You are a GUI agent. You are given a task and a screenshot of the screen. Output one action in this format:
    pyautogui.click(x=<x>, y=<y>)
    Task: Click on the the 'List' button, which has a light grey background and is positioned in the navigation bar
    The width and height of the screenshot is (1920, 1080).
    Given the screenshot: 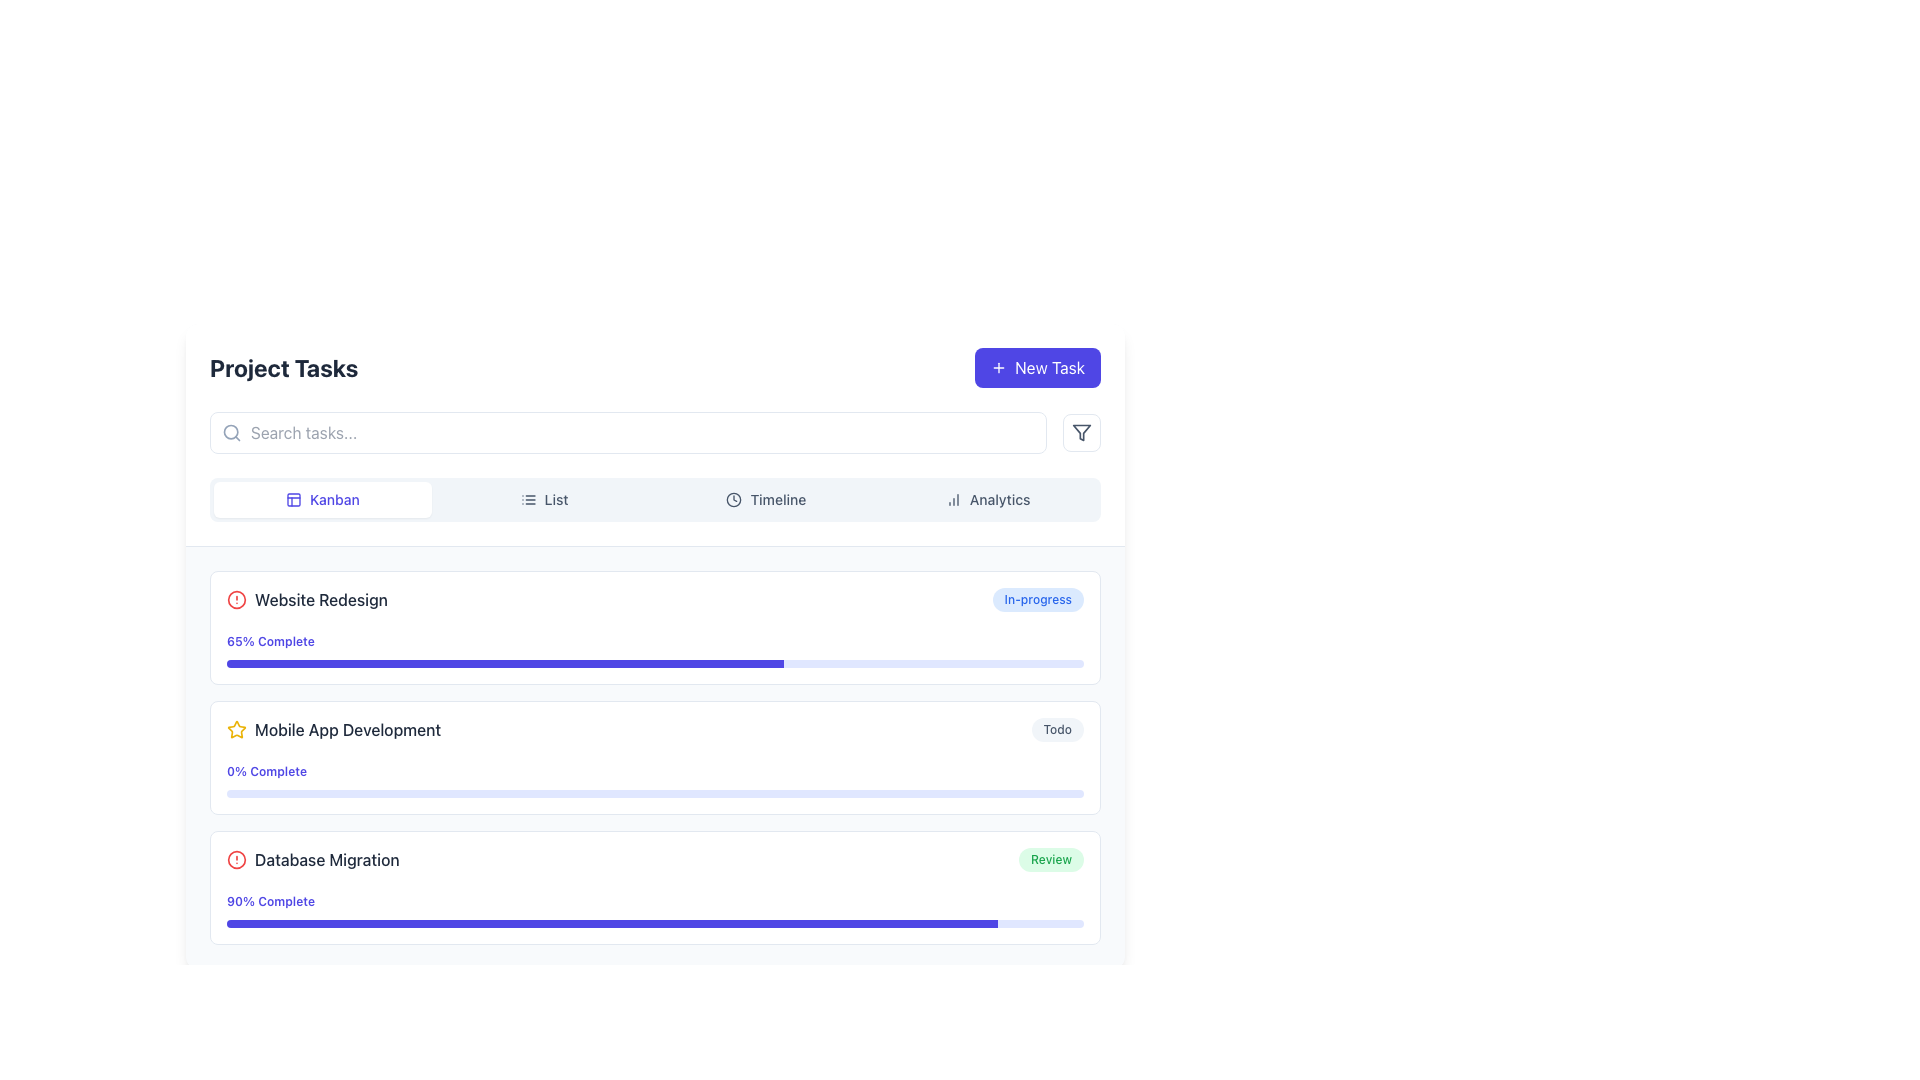 What is the action you would take?
    pyautogui.click(x=544, y=499)
    